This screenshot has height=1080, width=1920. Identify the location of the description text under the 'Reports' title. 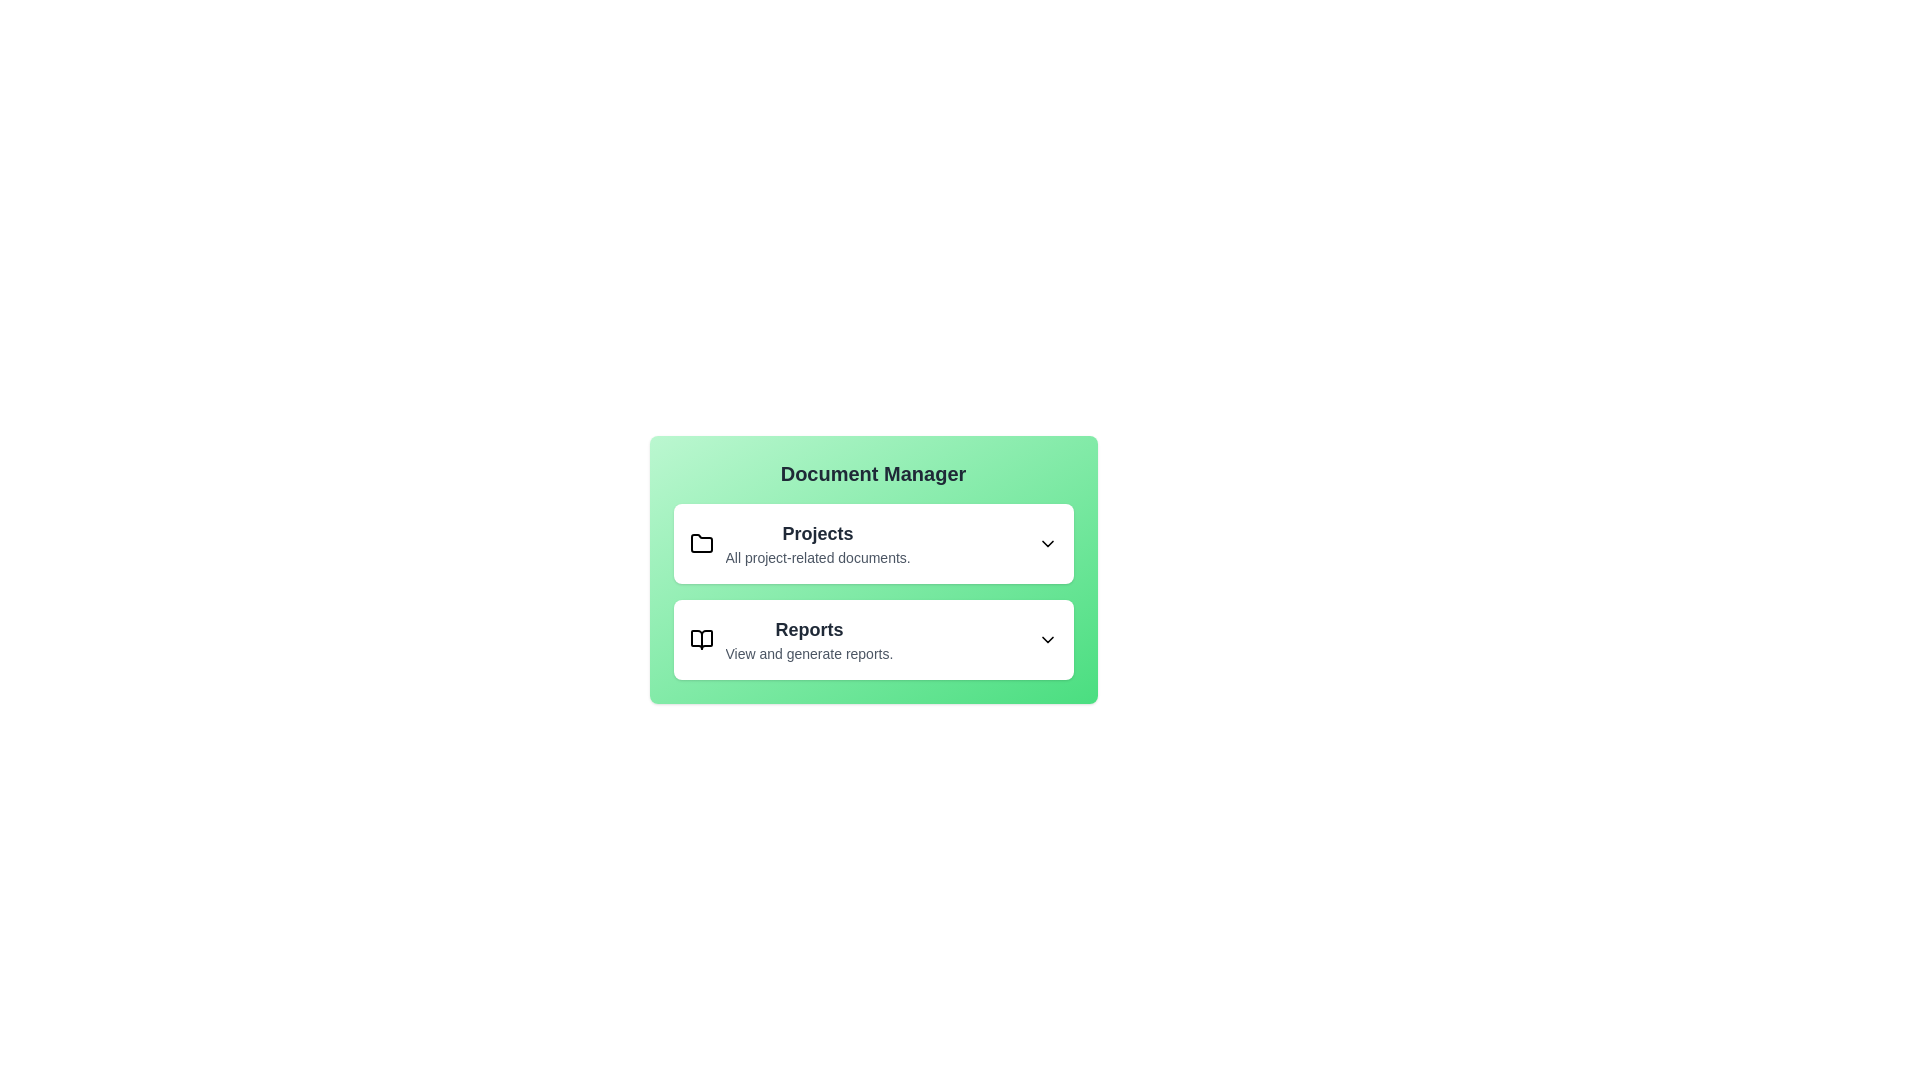
(809, 654).